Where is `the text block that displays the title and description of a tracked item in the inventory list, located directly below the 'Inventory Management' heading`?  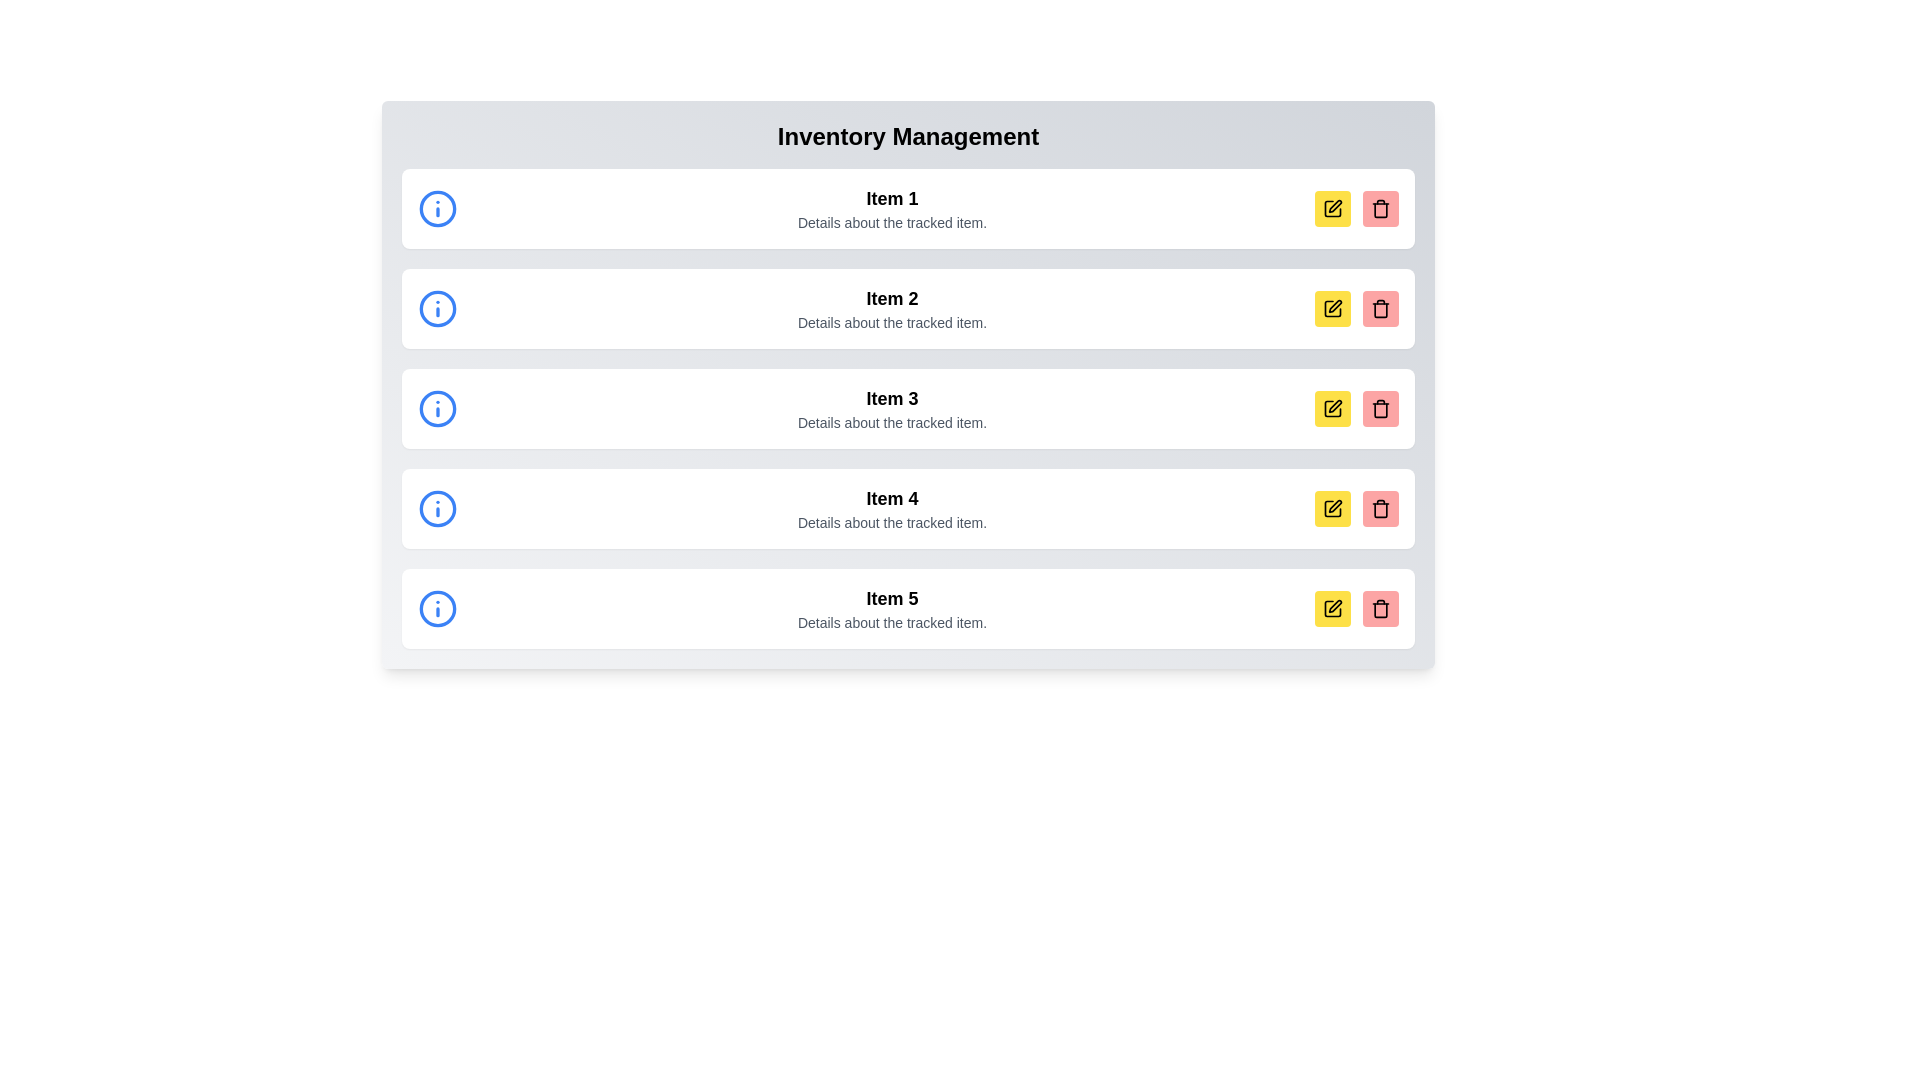 the text block that displays the title and description of a tracked item in the inventory list, located directly below the 'Inventory Management' heading is located at coordinates (891, 208).